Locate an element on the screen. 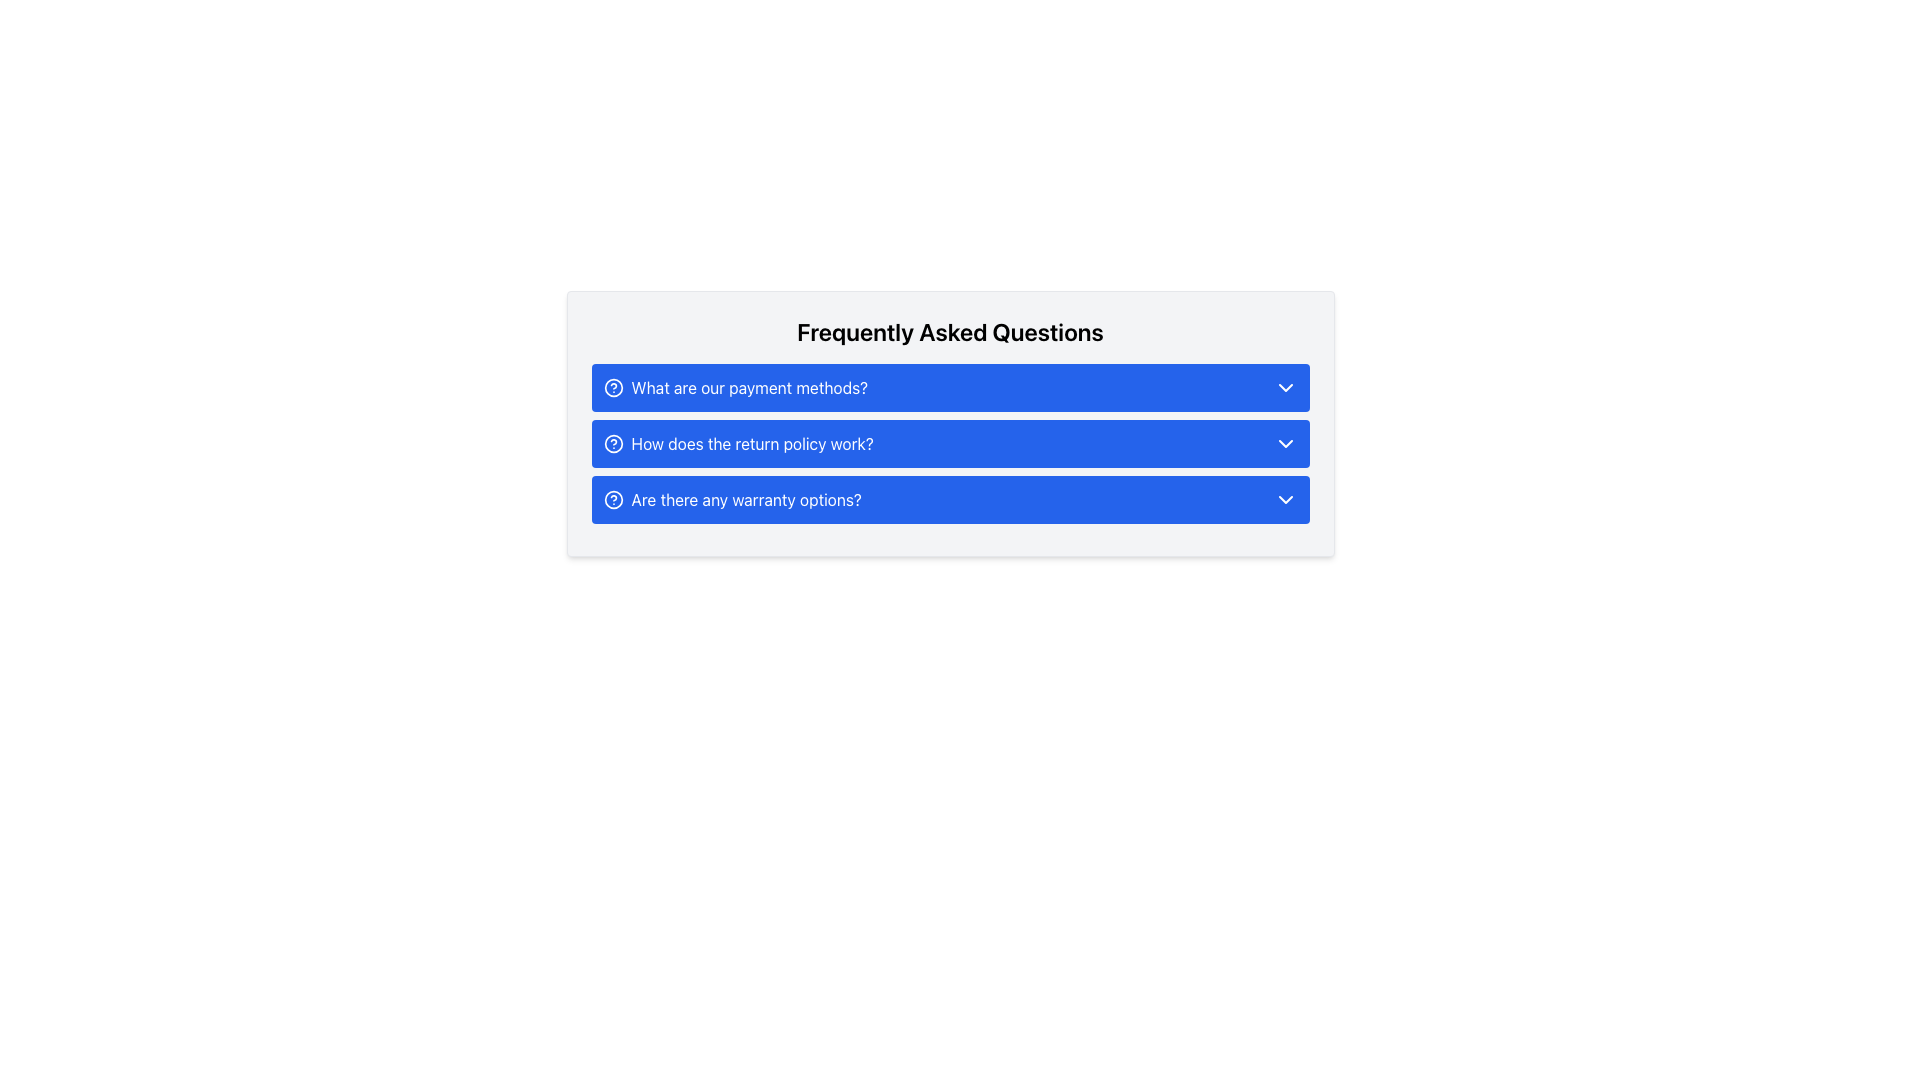 Image resolution: width=1920 pixels, height=1080 pixels. the circular help icon located to the left of the blue button labeled 'Are there any warranty options?' is located at coordinates (612, 499).